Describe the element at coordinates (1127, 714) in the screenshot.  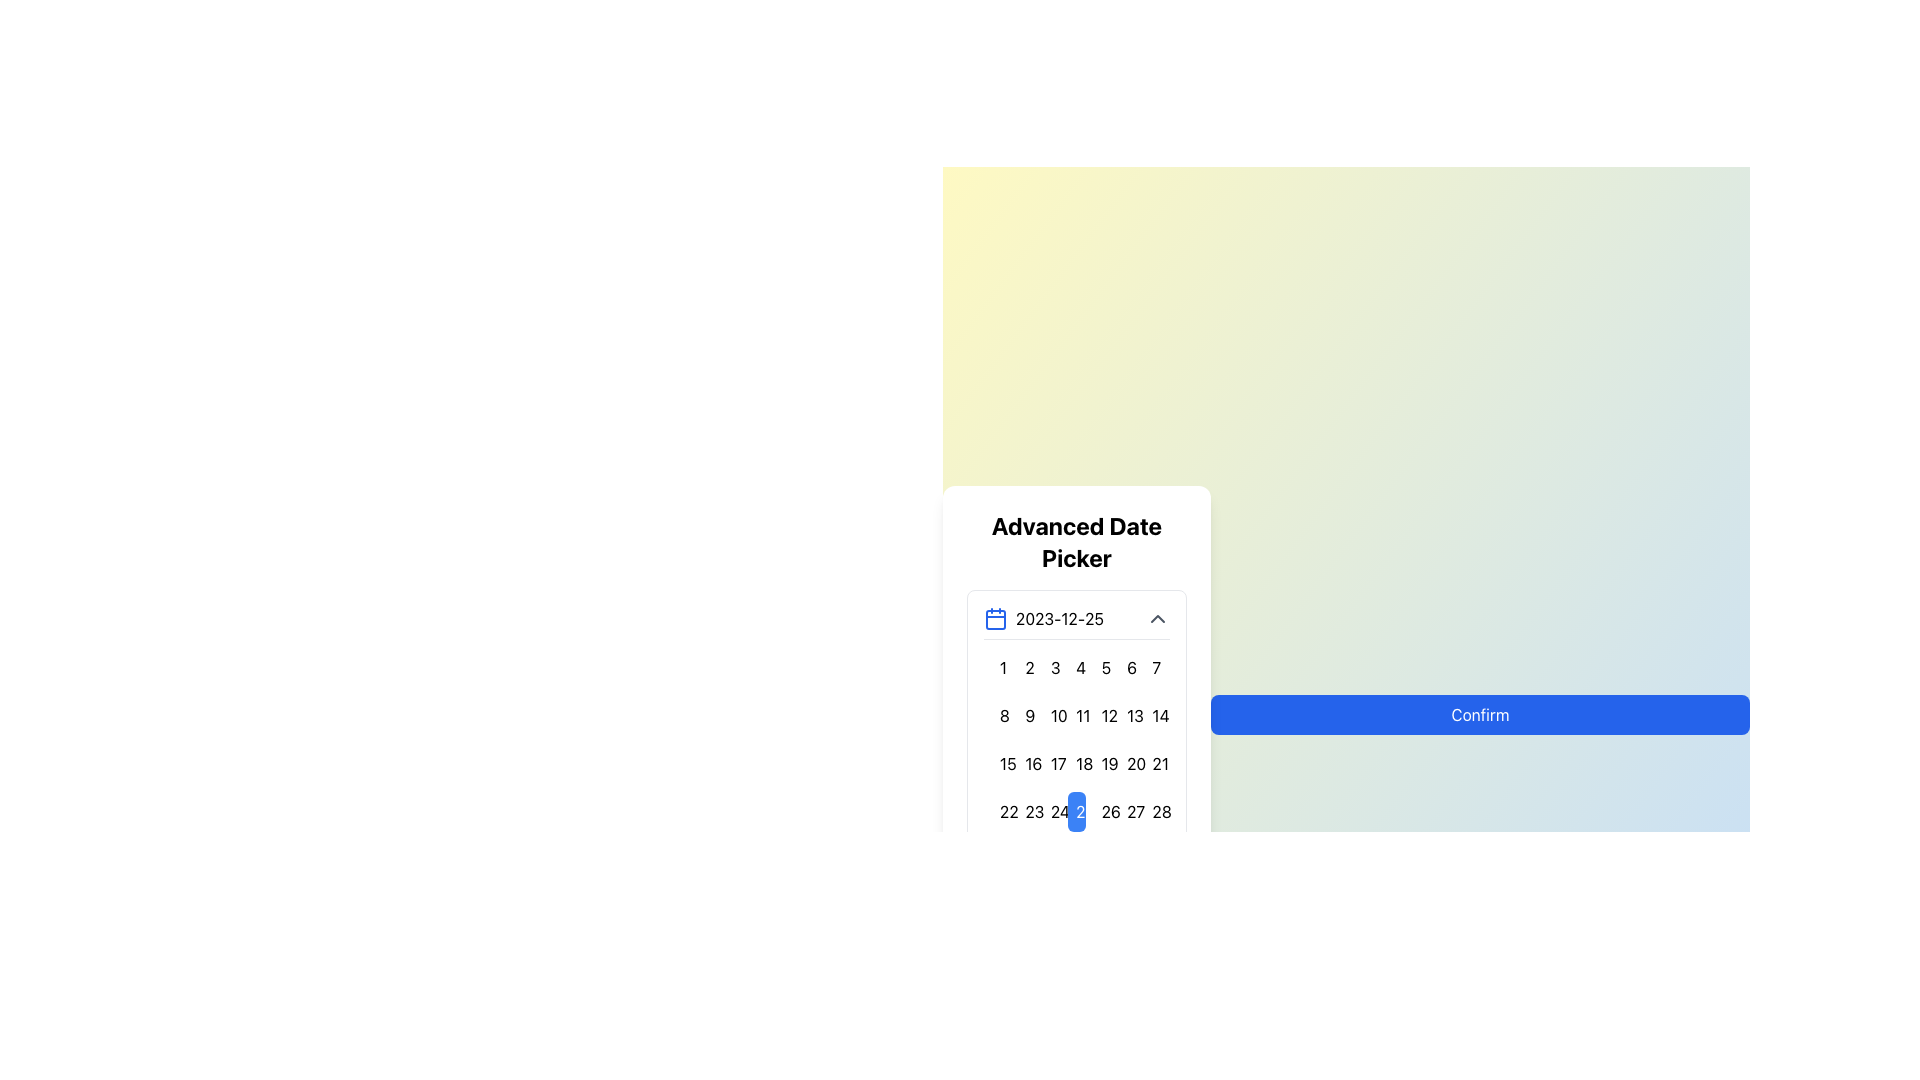
I see `the button displaying the numeral '13'` at that location.